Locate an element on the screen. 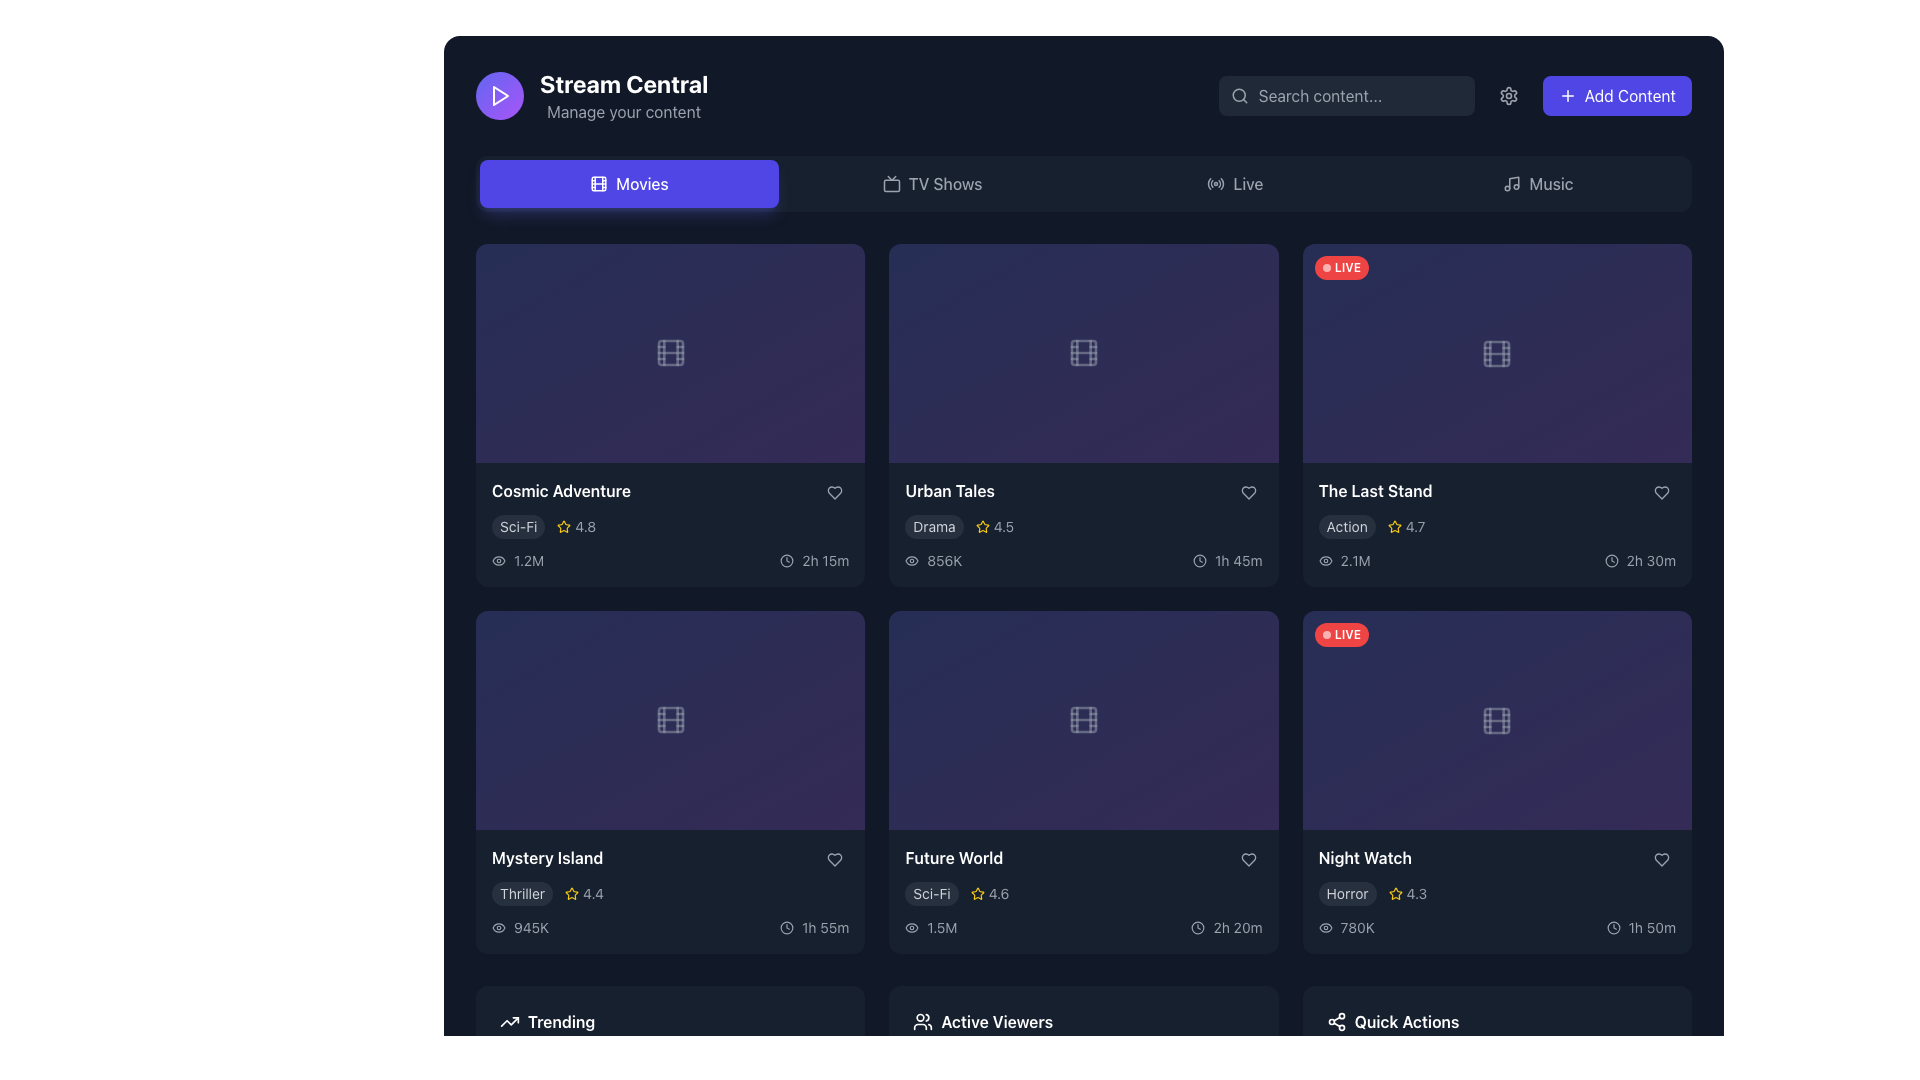 This screenshot has height=1080, width=1920. the 'TV Shows' navigation text label located in the top navigation bar is located at coordinates (944, 184).